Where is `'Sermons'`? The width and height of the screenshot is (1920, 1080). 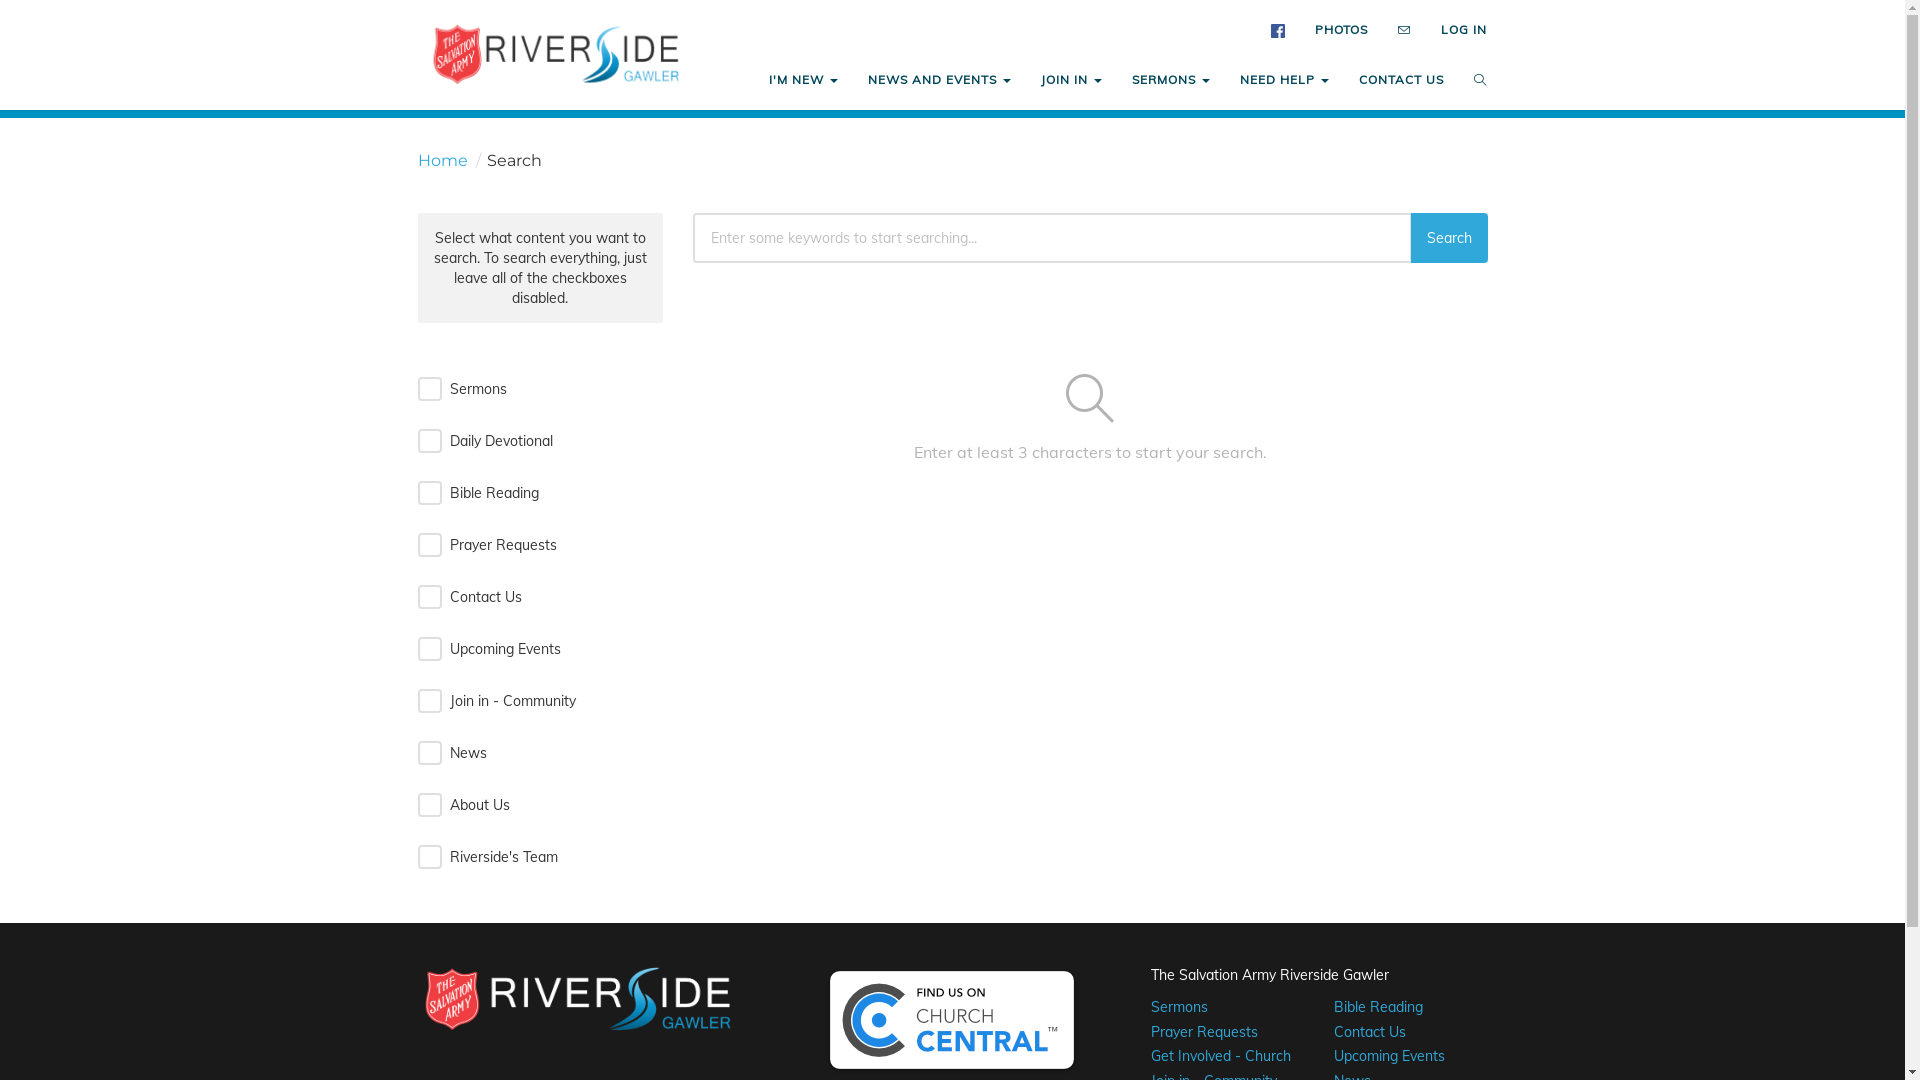
'Sermons' is located at coordinates (1179, 1006).